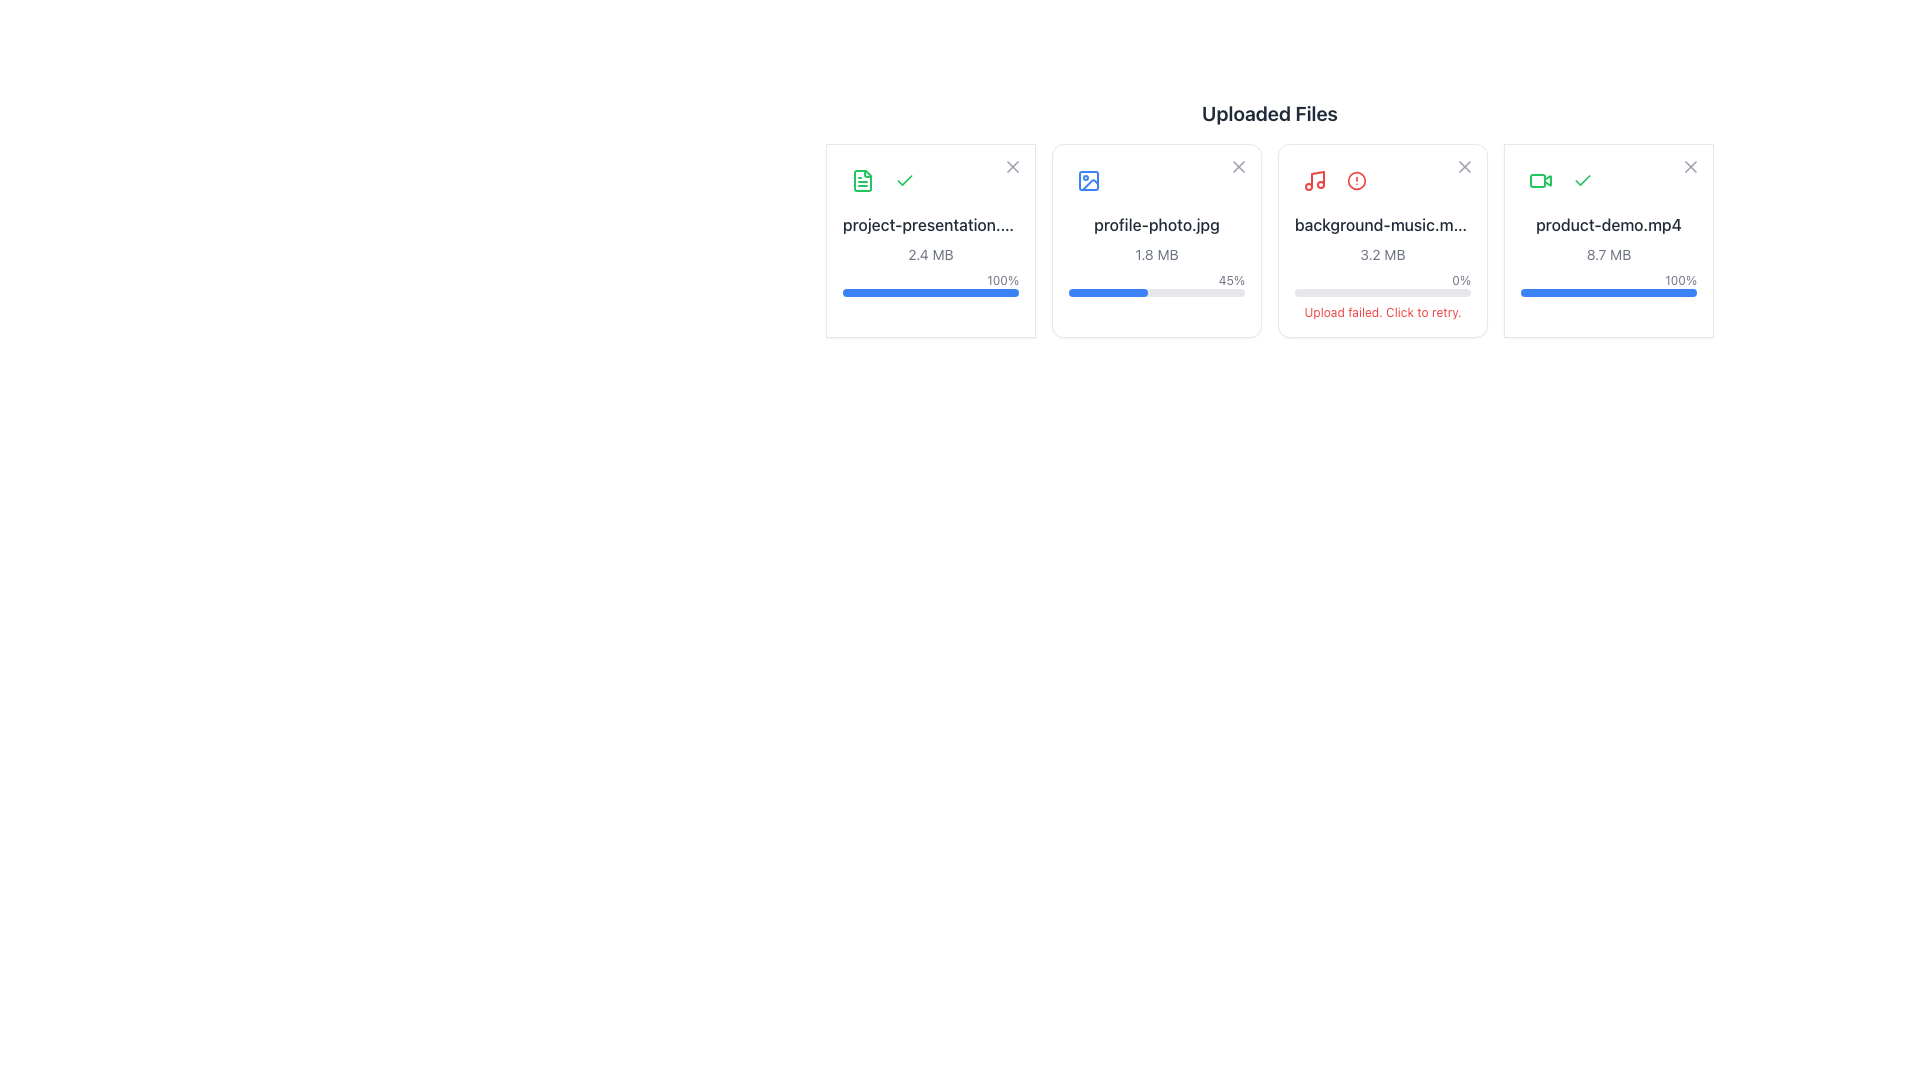 The width and height of the screenshot is (1920, 1080). Describe the element at coordinates (1012, 165) in the screenshot. I see `the 'X' icon button for removing or deleting the associated file item` at that location.